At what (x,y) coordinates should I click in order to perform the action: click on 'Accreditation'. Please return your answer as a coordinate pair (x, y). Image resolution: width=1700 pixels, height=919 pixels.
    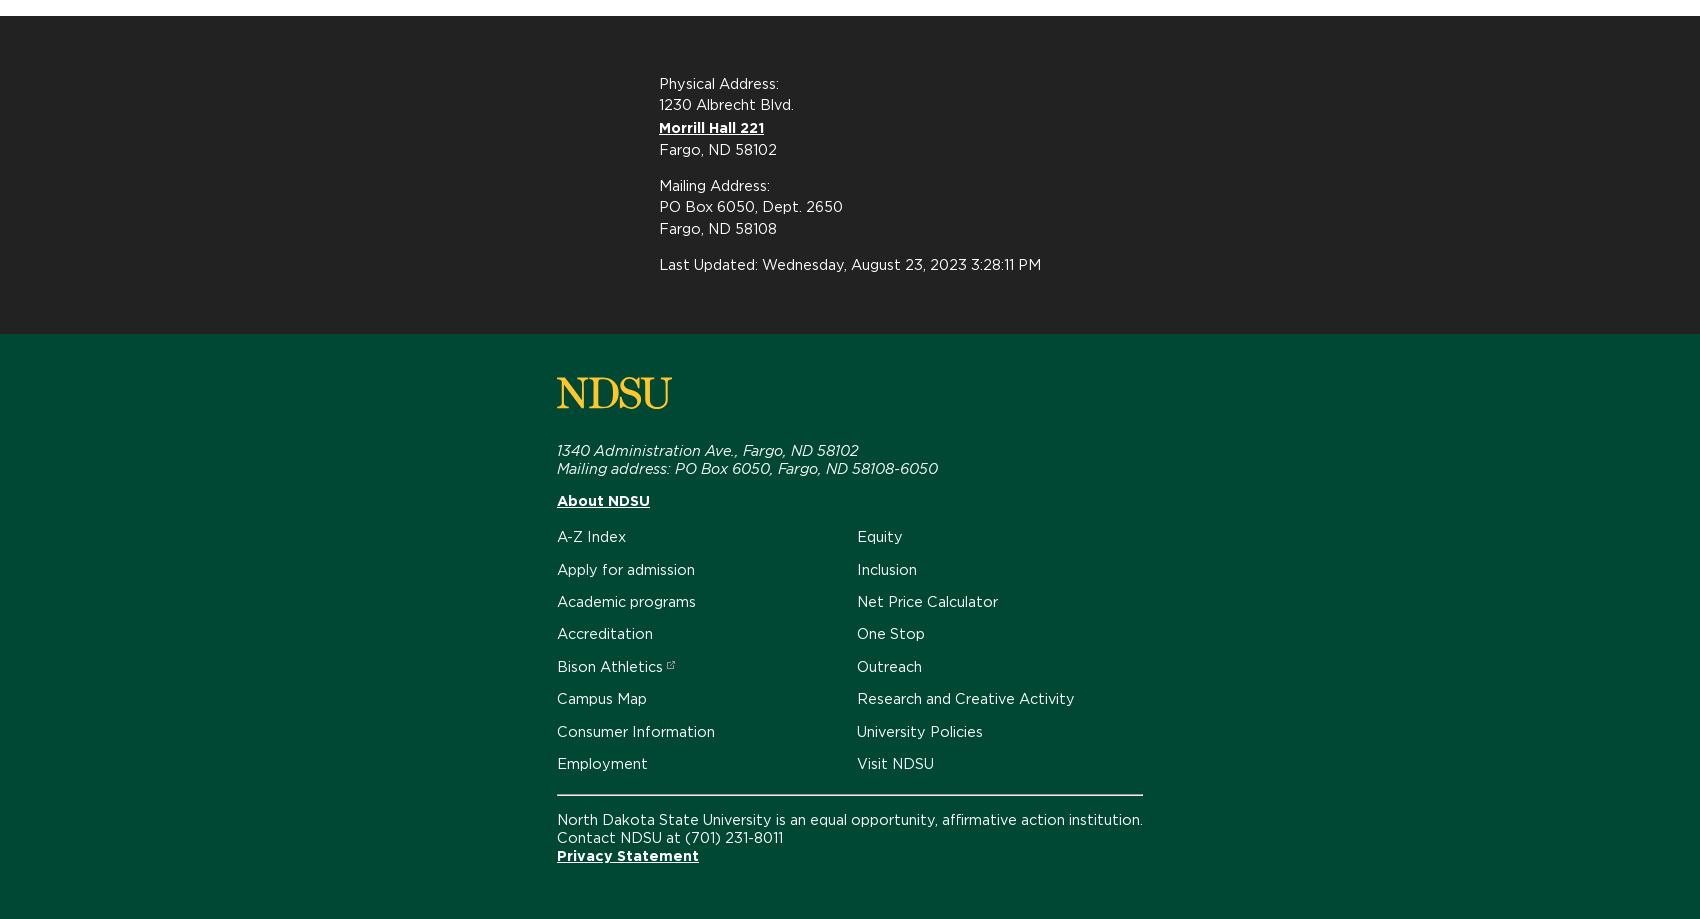
    Looking at the image, I should click on (604, 634).